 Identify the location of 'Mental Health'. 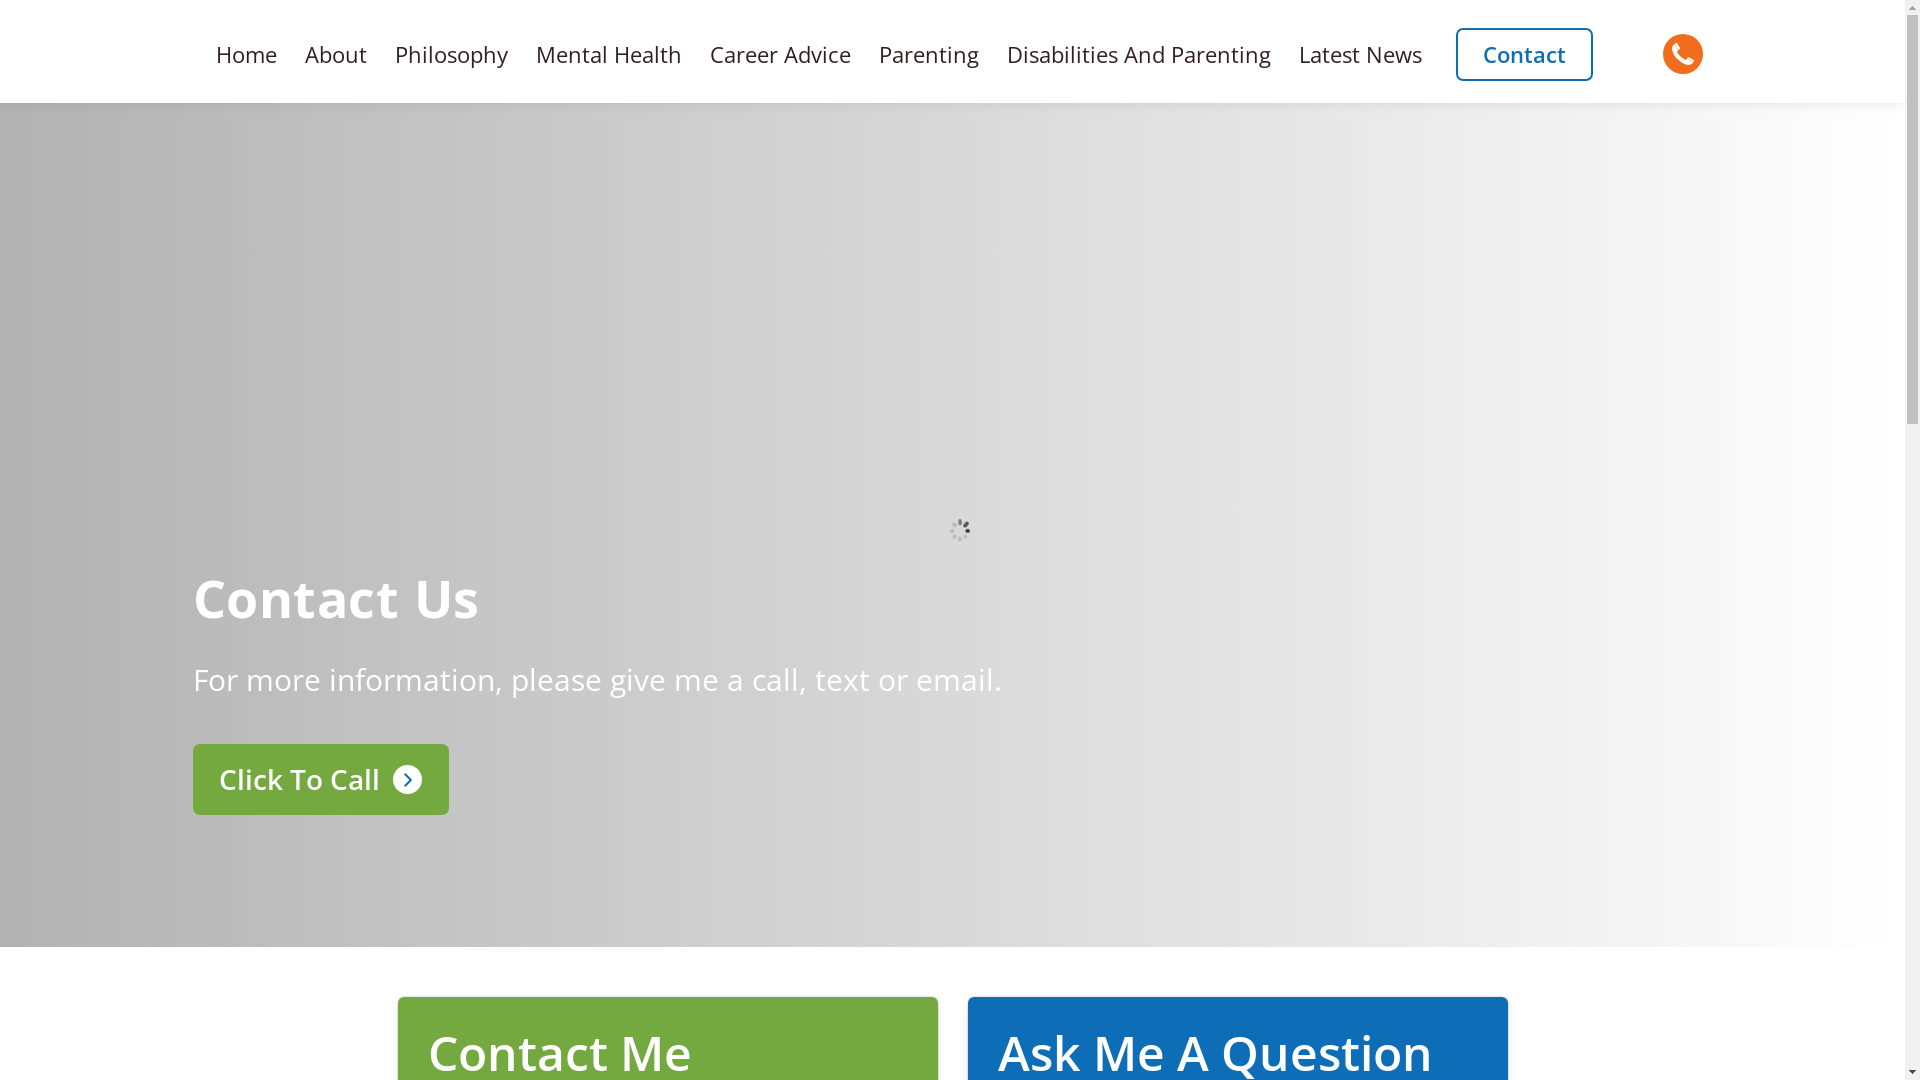
(608, 53).